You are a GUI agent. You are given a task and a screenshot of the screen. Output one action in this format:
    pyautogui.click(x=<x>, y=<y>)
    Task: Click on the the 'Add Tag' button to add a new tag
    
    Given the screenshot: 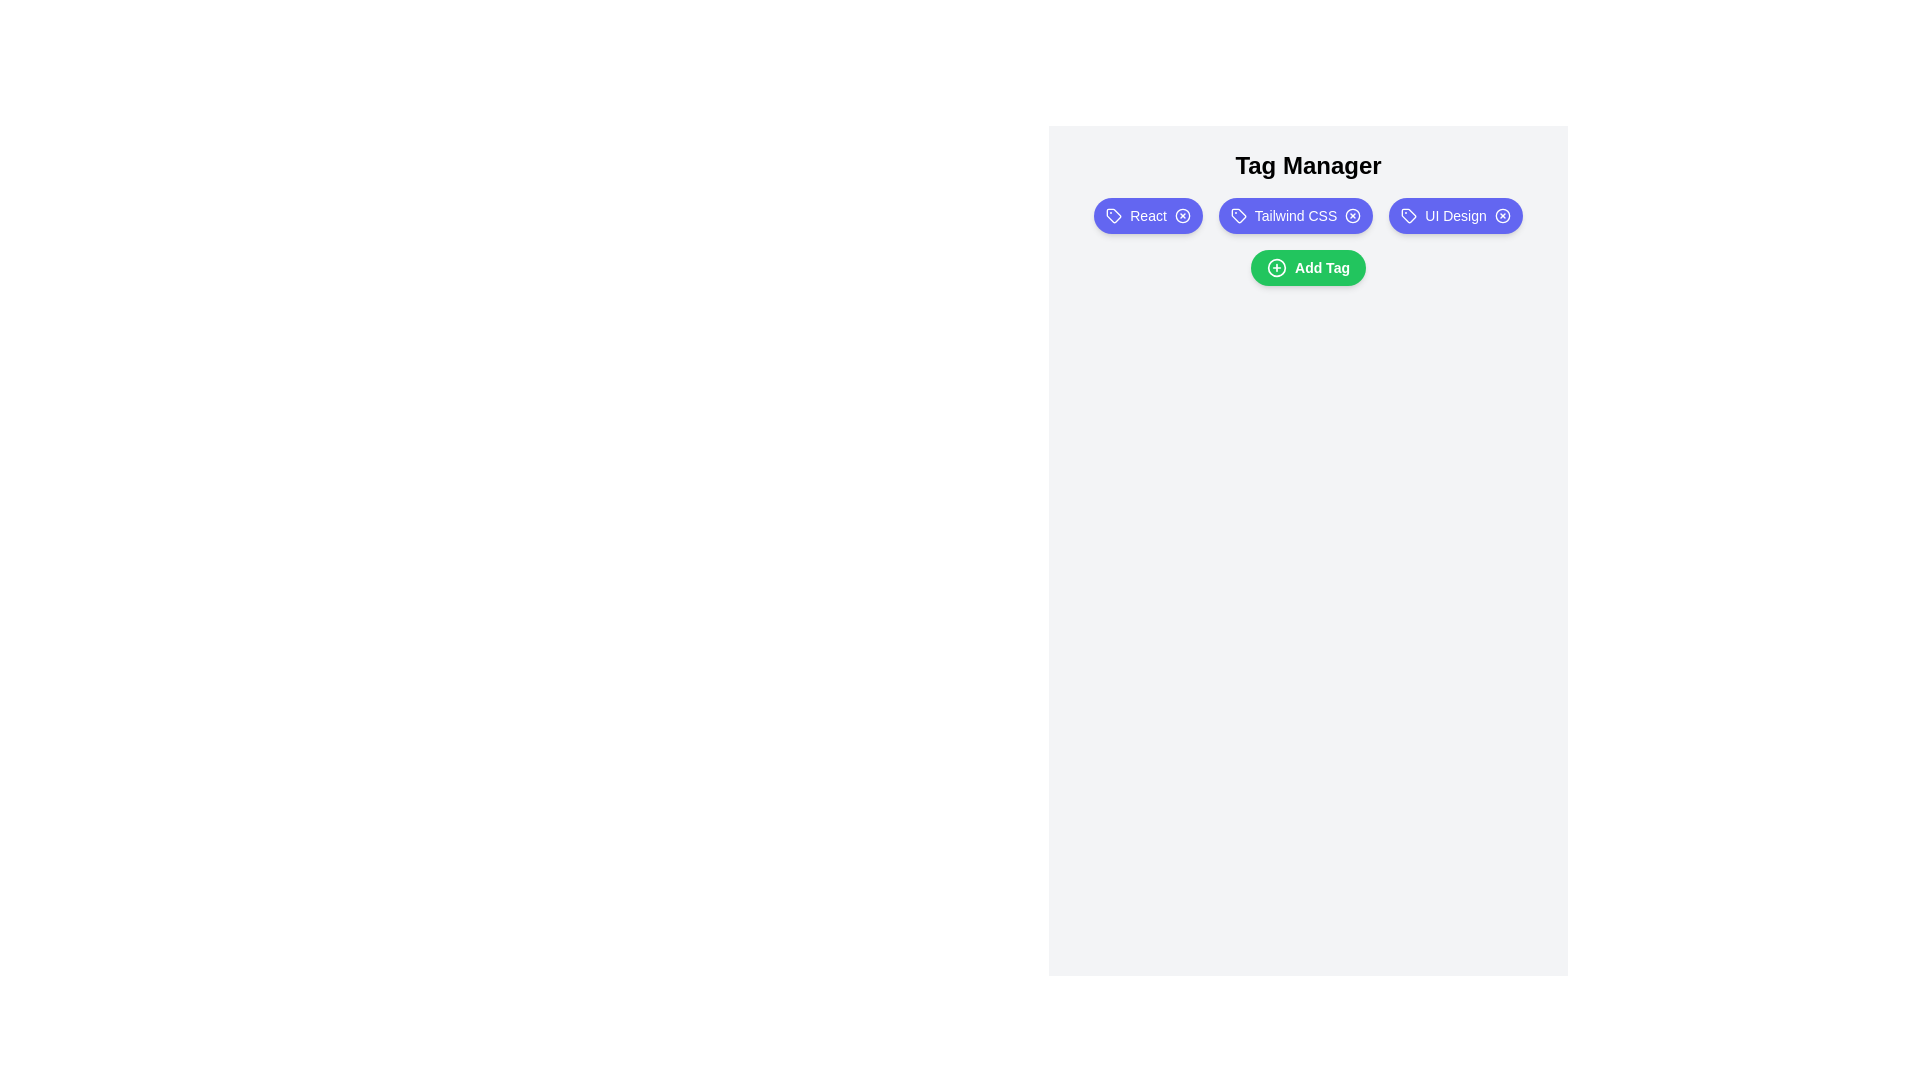 What is the action you would take?
    pyautogui.click(x=1308, y=266)
    